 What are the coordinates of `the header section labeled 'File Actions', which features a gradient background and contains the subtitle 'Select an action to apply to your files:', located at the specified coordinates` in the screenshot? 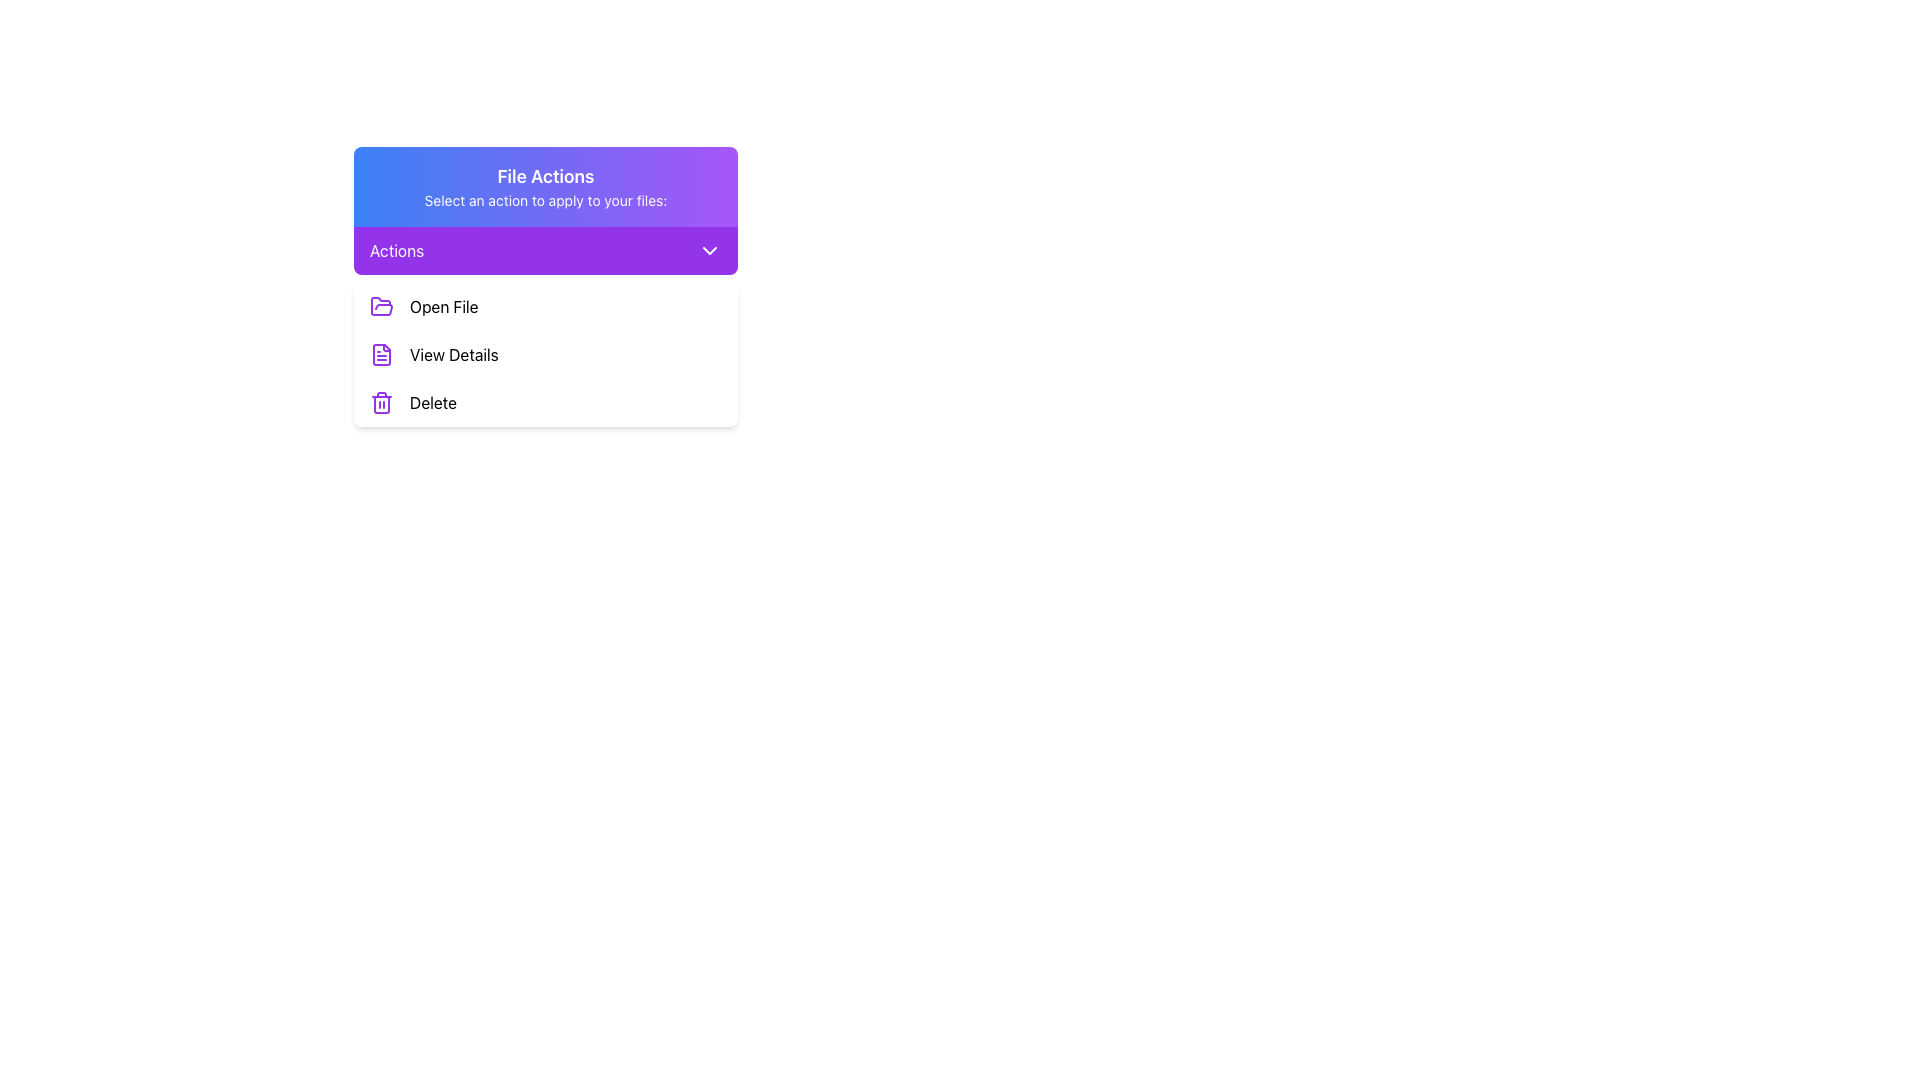 It's located at (546, 186).